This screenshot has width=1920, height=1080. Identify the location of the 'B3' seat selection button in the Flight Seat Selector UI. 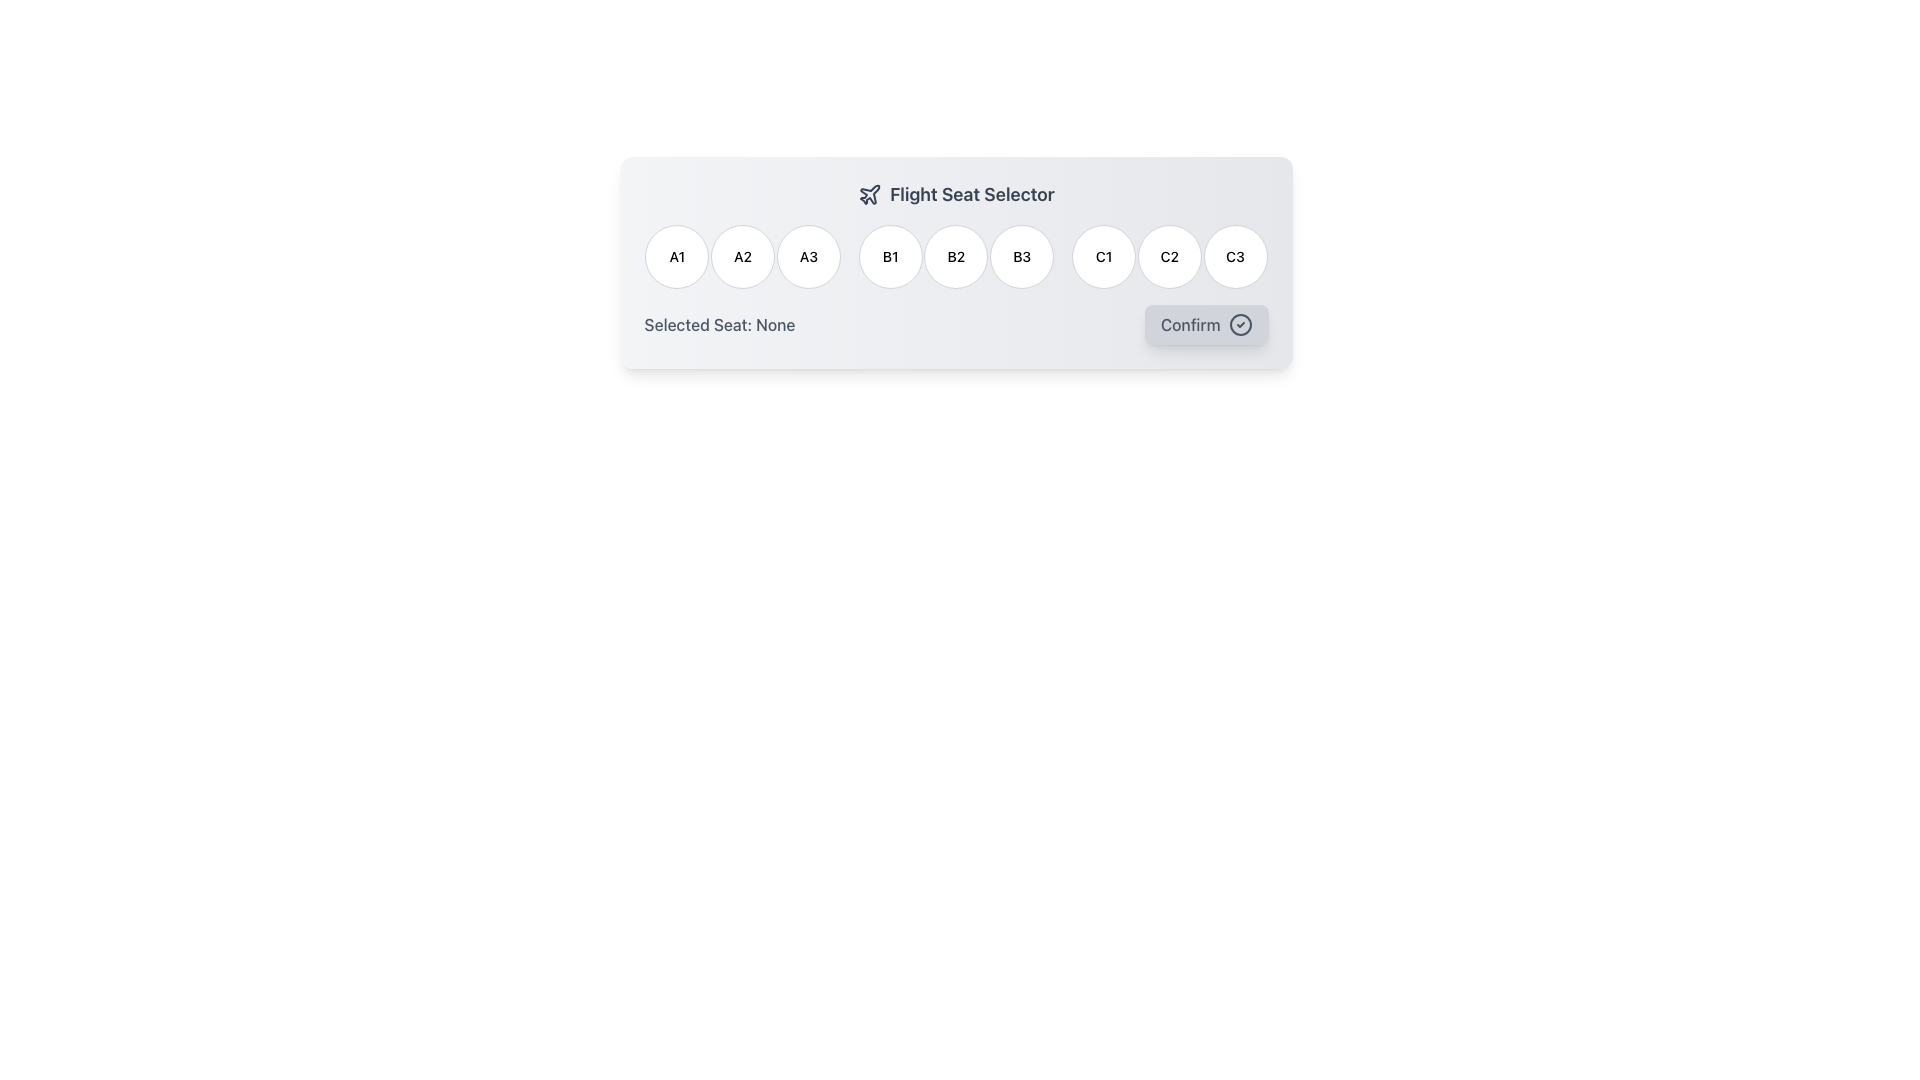
(1022, 256).